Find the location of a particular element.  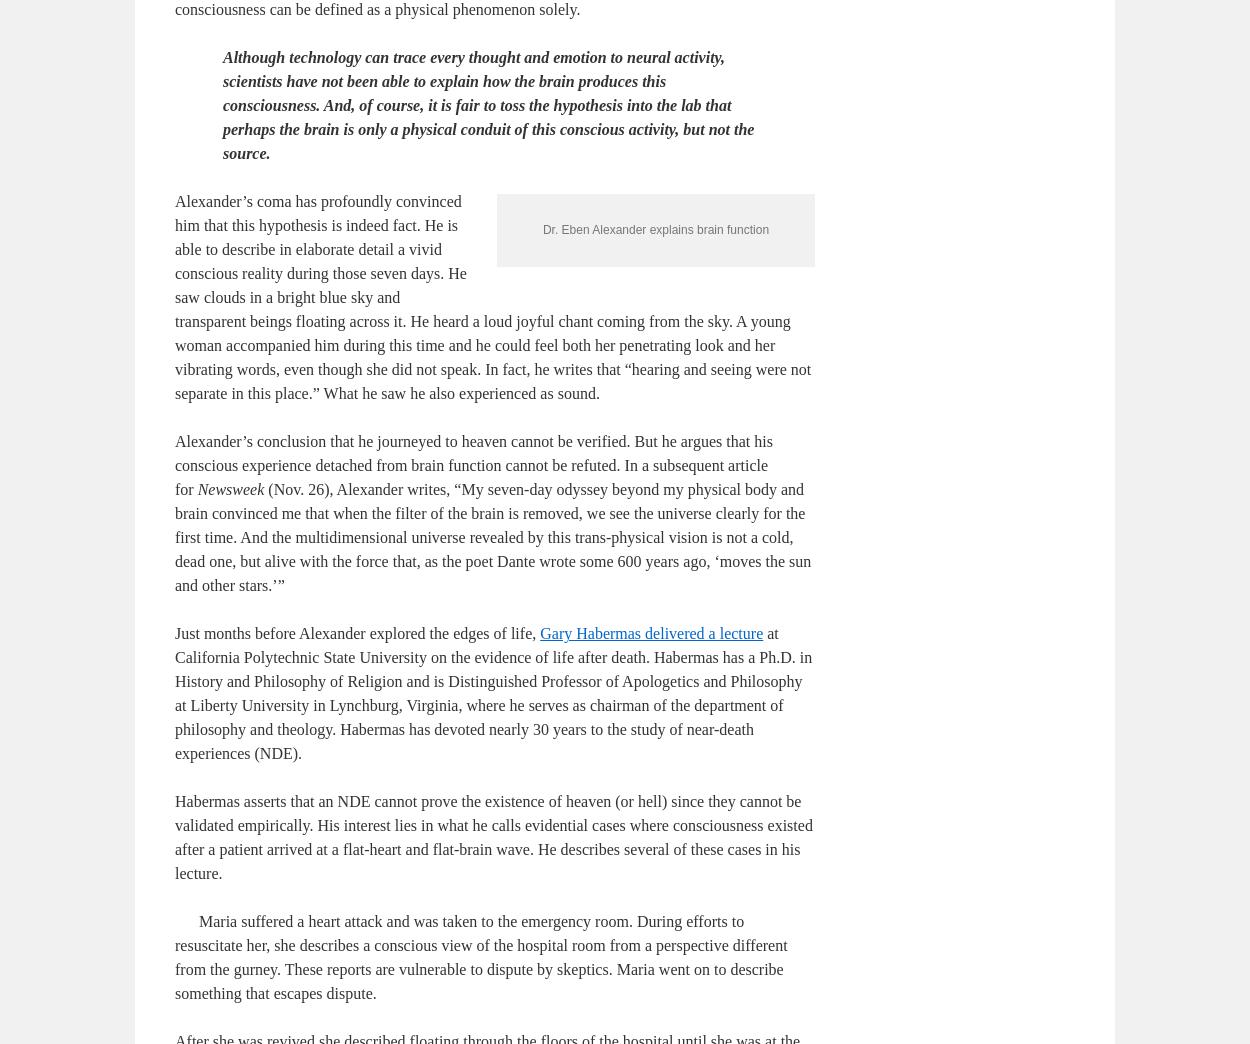

'Alexander’s coma has profoundly convinced him that this hypothesis is indeed fact. He is able to describe in elaborate detail a vivid conscious reality during those seven days. He saw clouds in a bright blue sky and transparent beings floating across it. He heard a loud joyful chant coming from the sky. A young woman accompanied him during this time and he could feel both her penetrating look and her vibrating words, even though she did not speak. In fact, he writes that “hearing and seeing were not separate in this place.” What he saw he also experienced as sound.' is located at coordinates (452, 428).